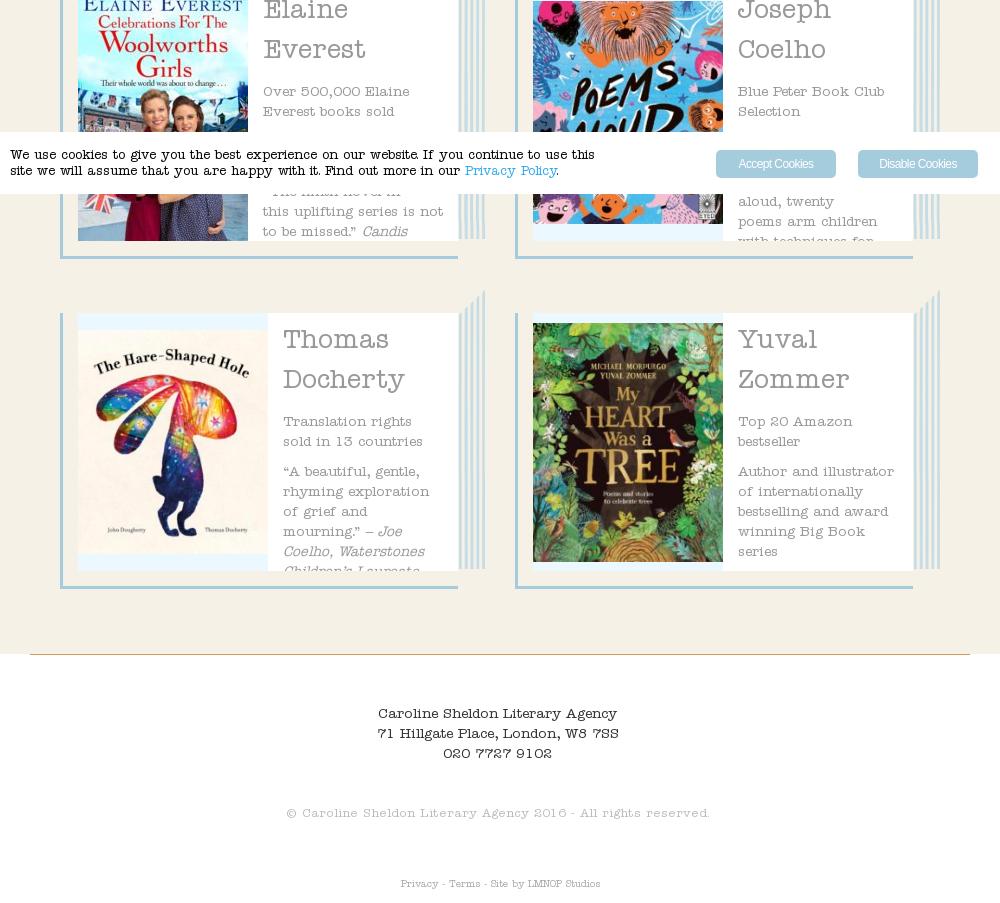 The image size is (1000, 903). What do you see at coordinates (811, 292) in the screenshot?
I see `'performing with confidence.'` at bounding box center [811, 292].